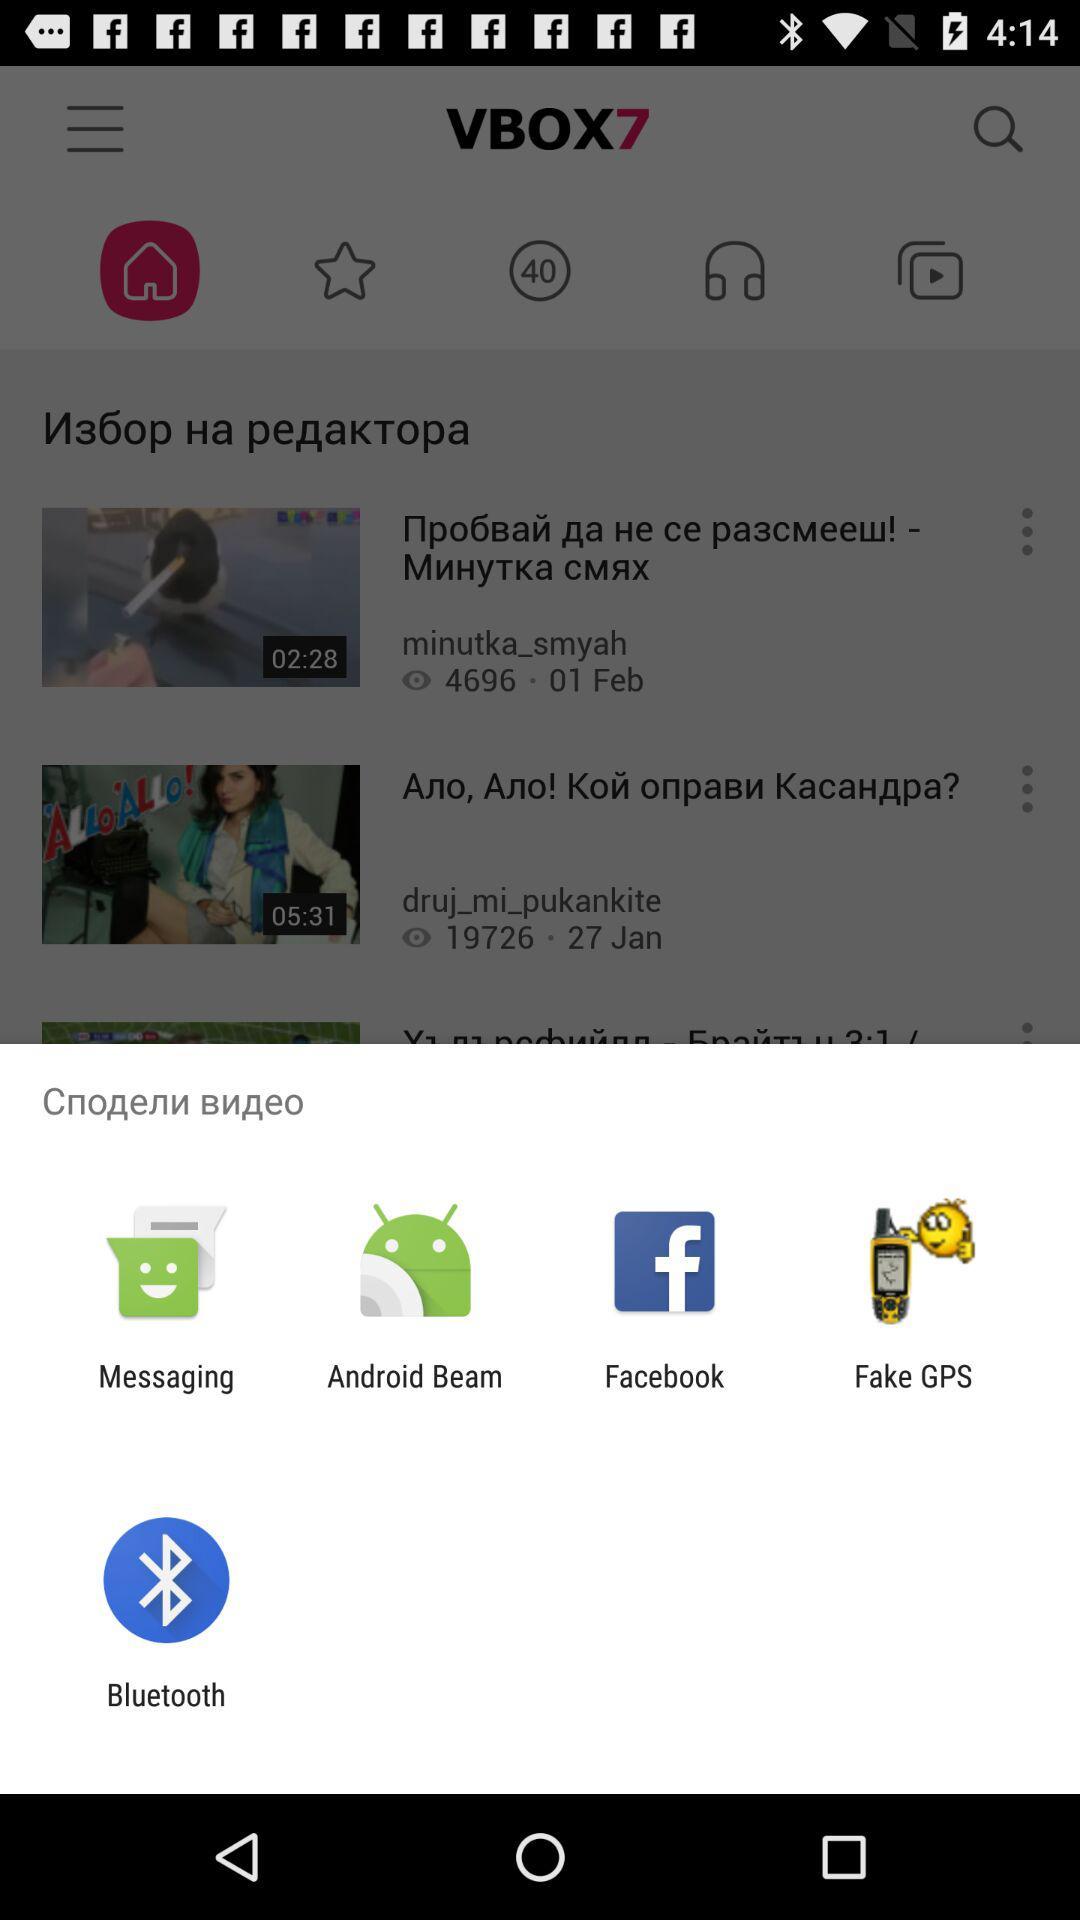  Describe the element at coordinates (913, 1392) in the screenshot. I see `the item to the right of the facebook icon` at that location.